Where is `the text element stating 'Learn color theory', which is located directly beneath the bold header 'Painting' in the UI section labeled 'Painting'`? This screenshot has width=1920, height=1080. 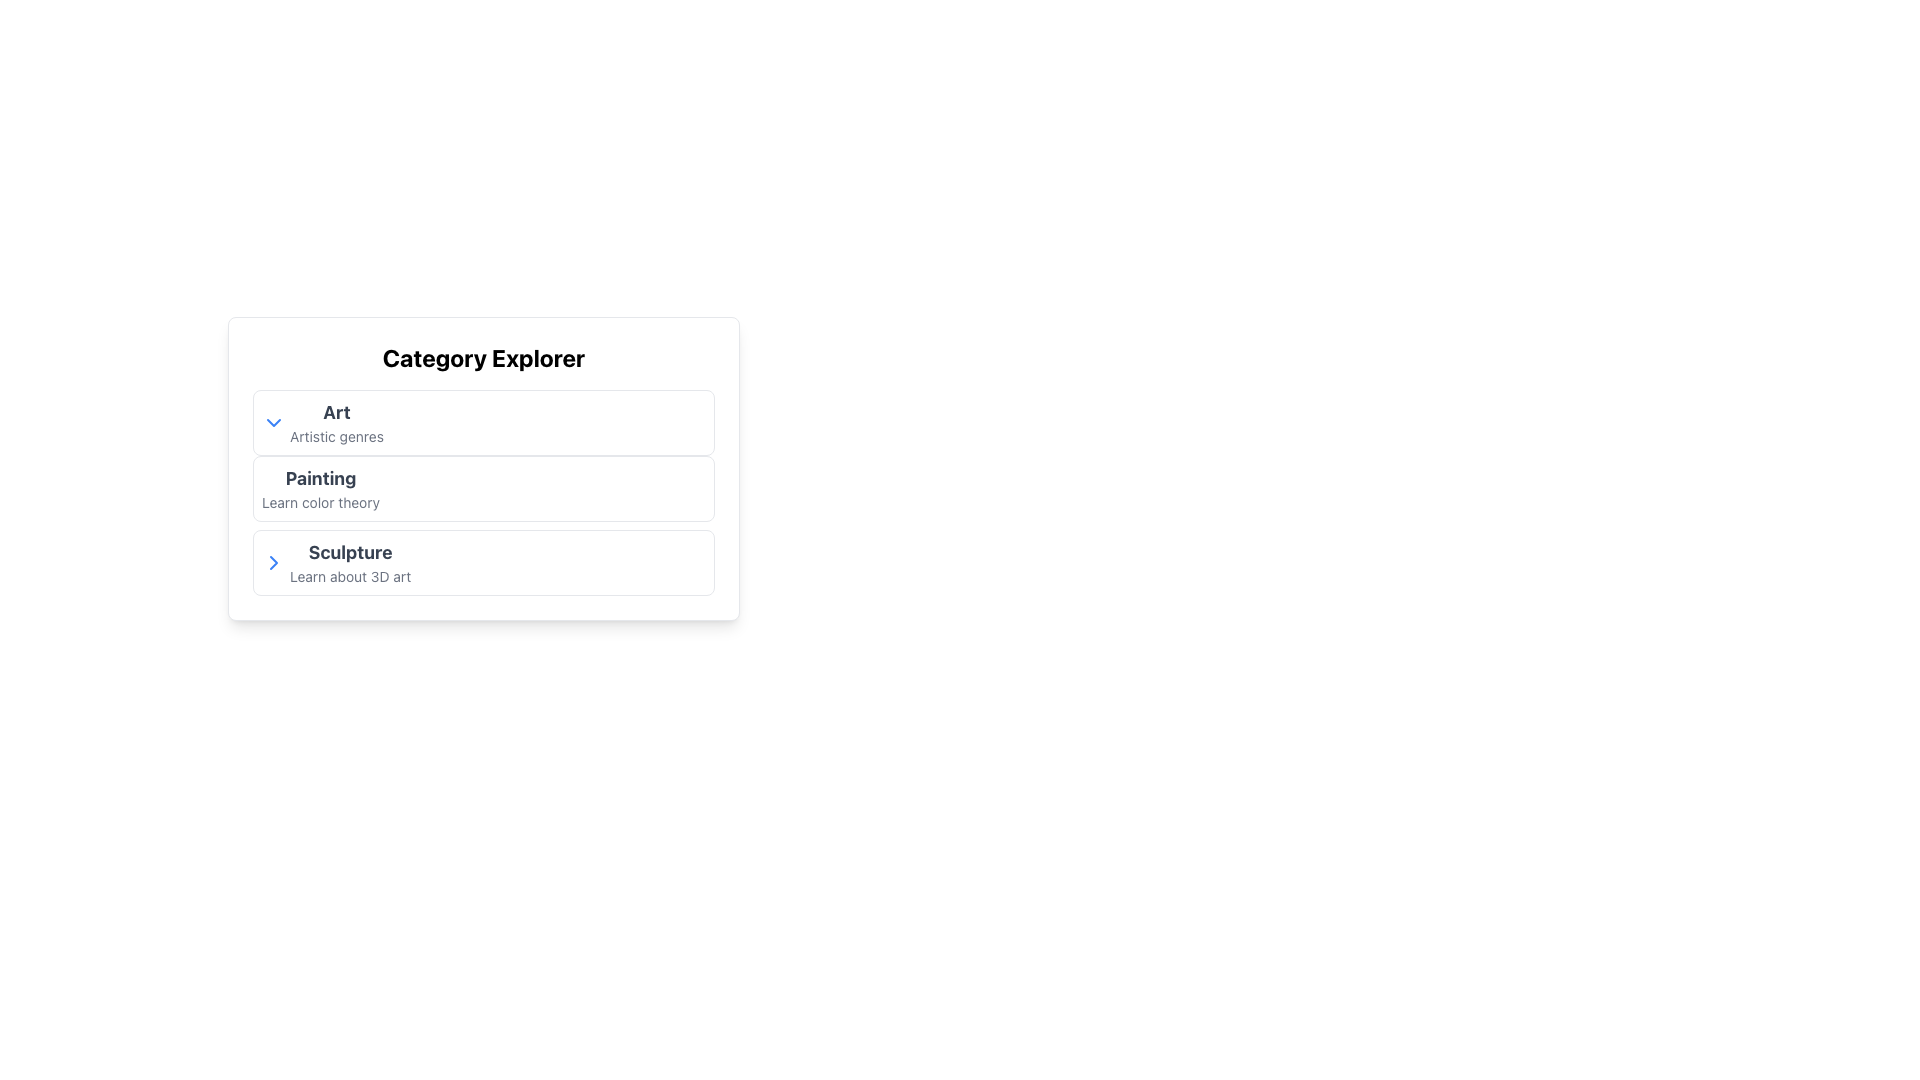
the text element stating 'Learn color theory', which is located directly beneath the bold header 'Painting' in the UI section labeled 'Painting' is located at coordinates (321, 501).